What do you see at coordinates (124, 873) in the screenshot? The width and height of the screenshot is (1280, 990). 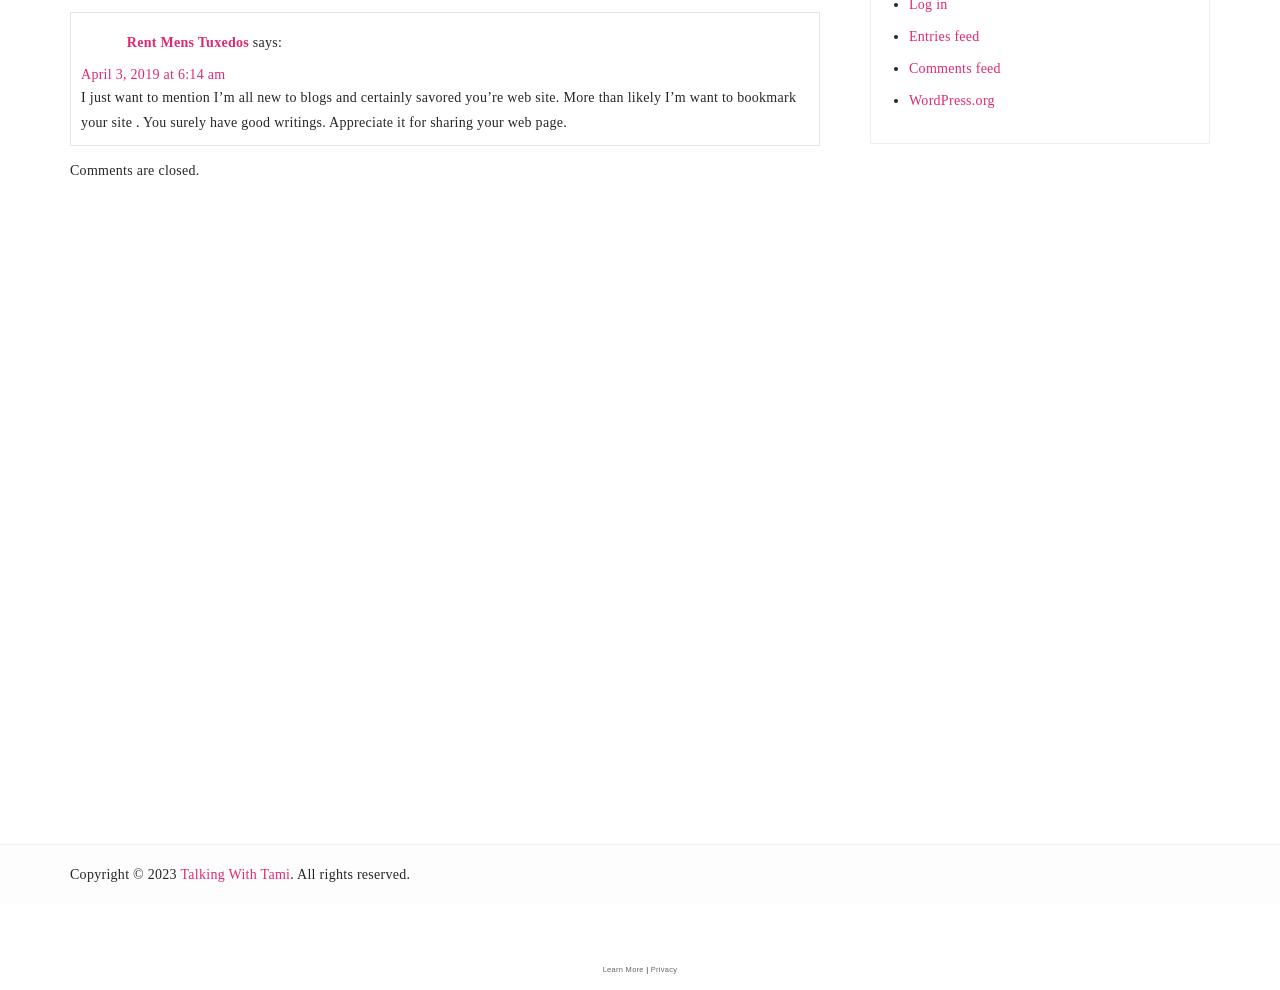 I see `'Copyright © 2023'` at bounding box center [124, 873].